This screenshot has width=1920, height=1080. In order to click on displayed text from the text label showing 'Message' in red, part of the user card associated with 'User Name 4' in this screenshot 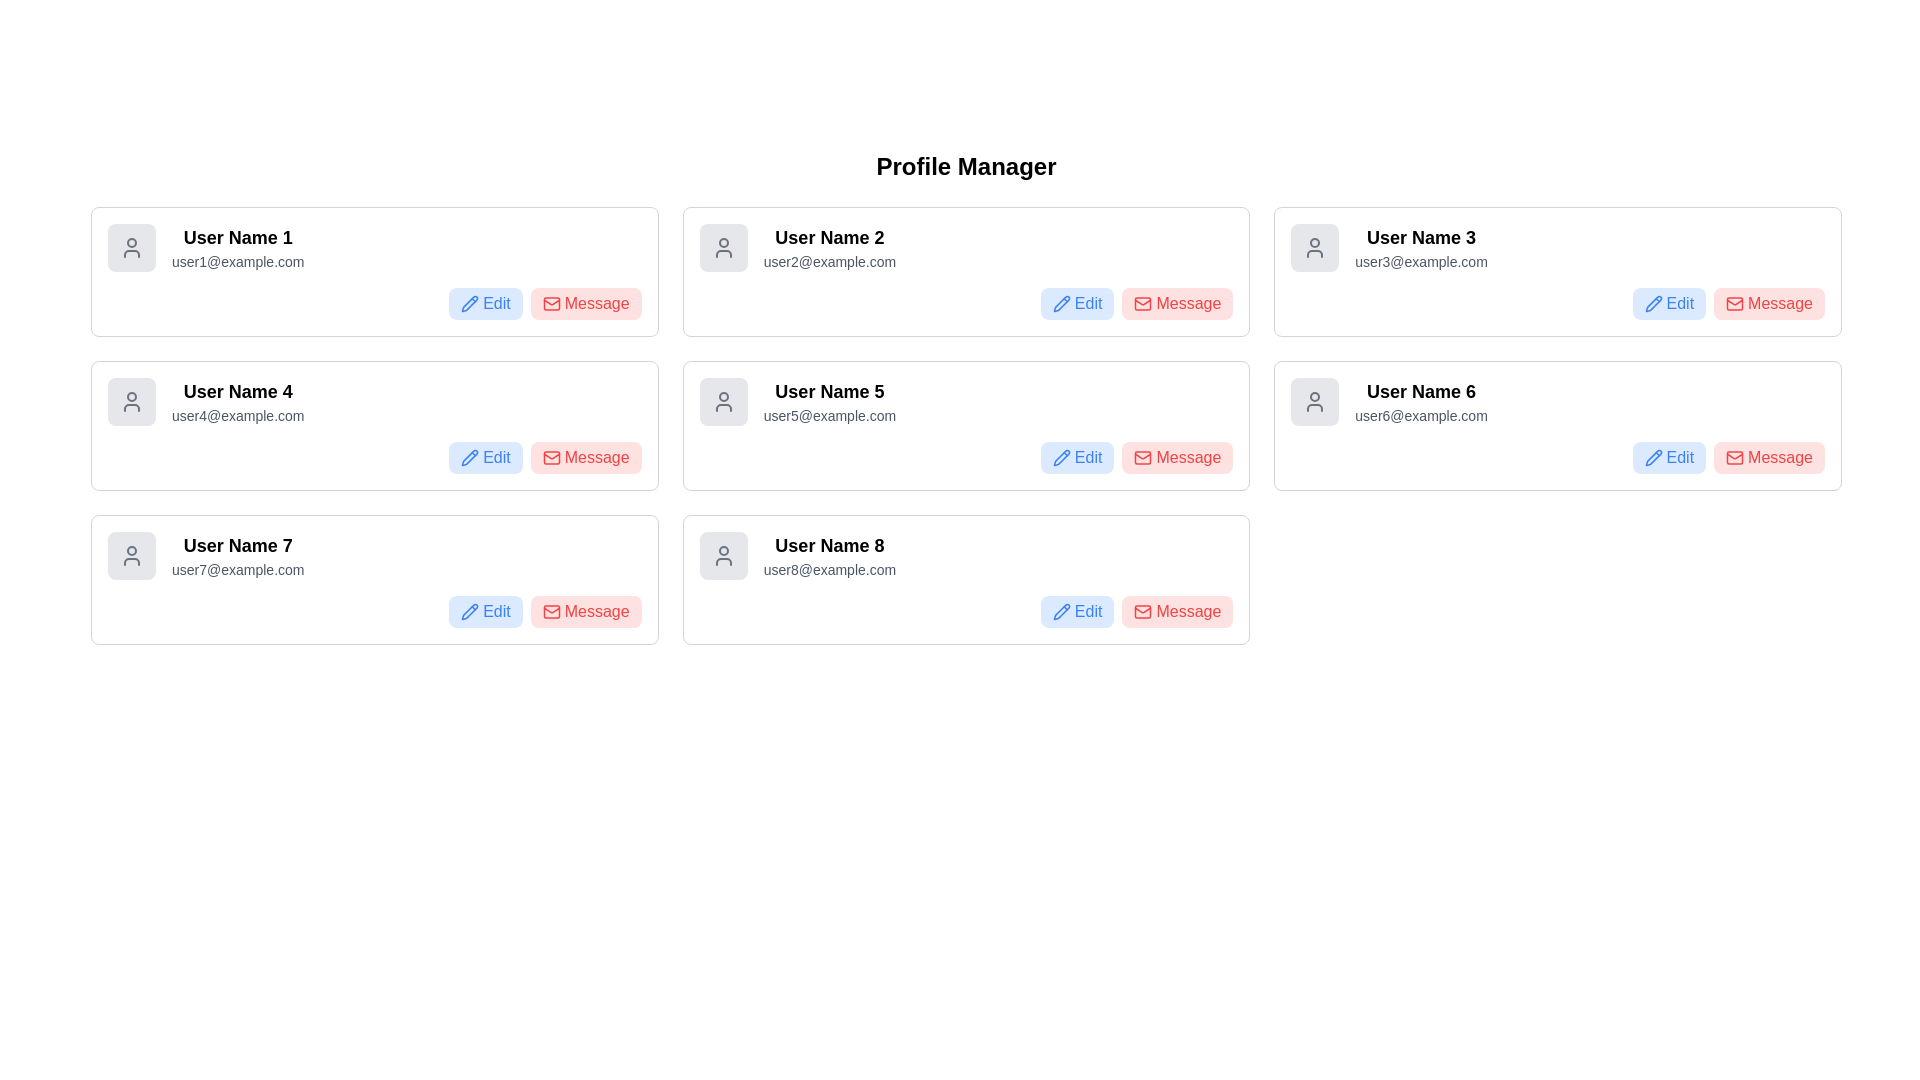, I will do `click(596, 458)`.